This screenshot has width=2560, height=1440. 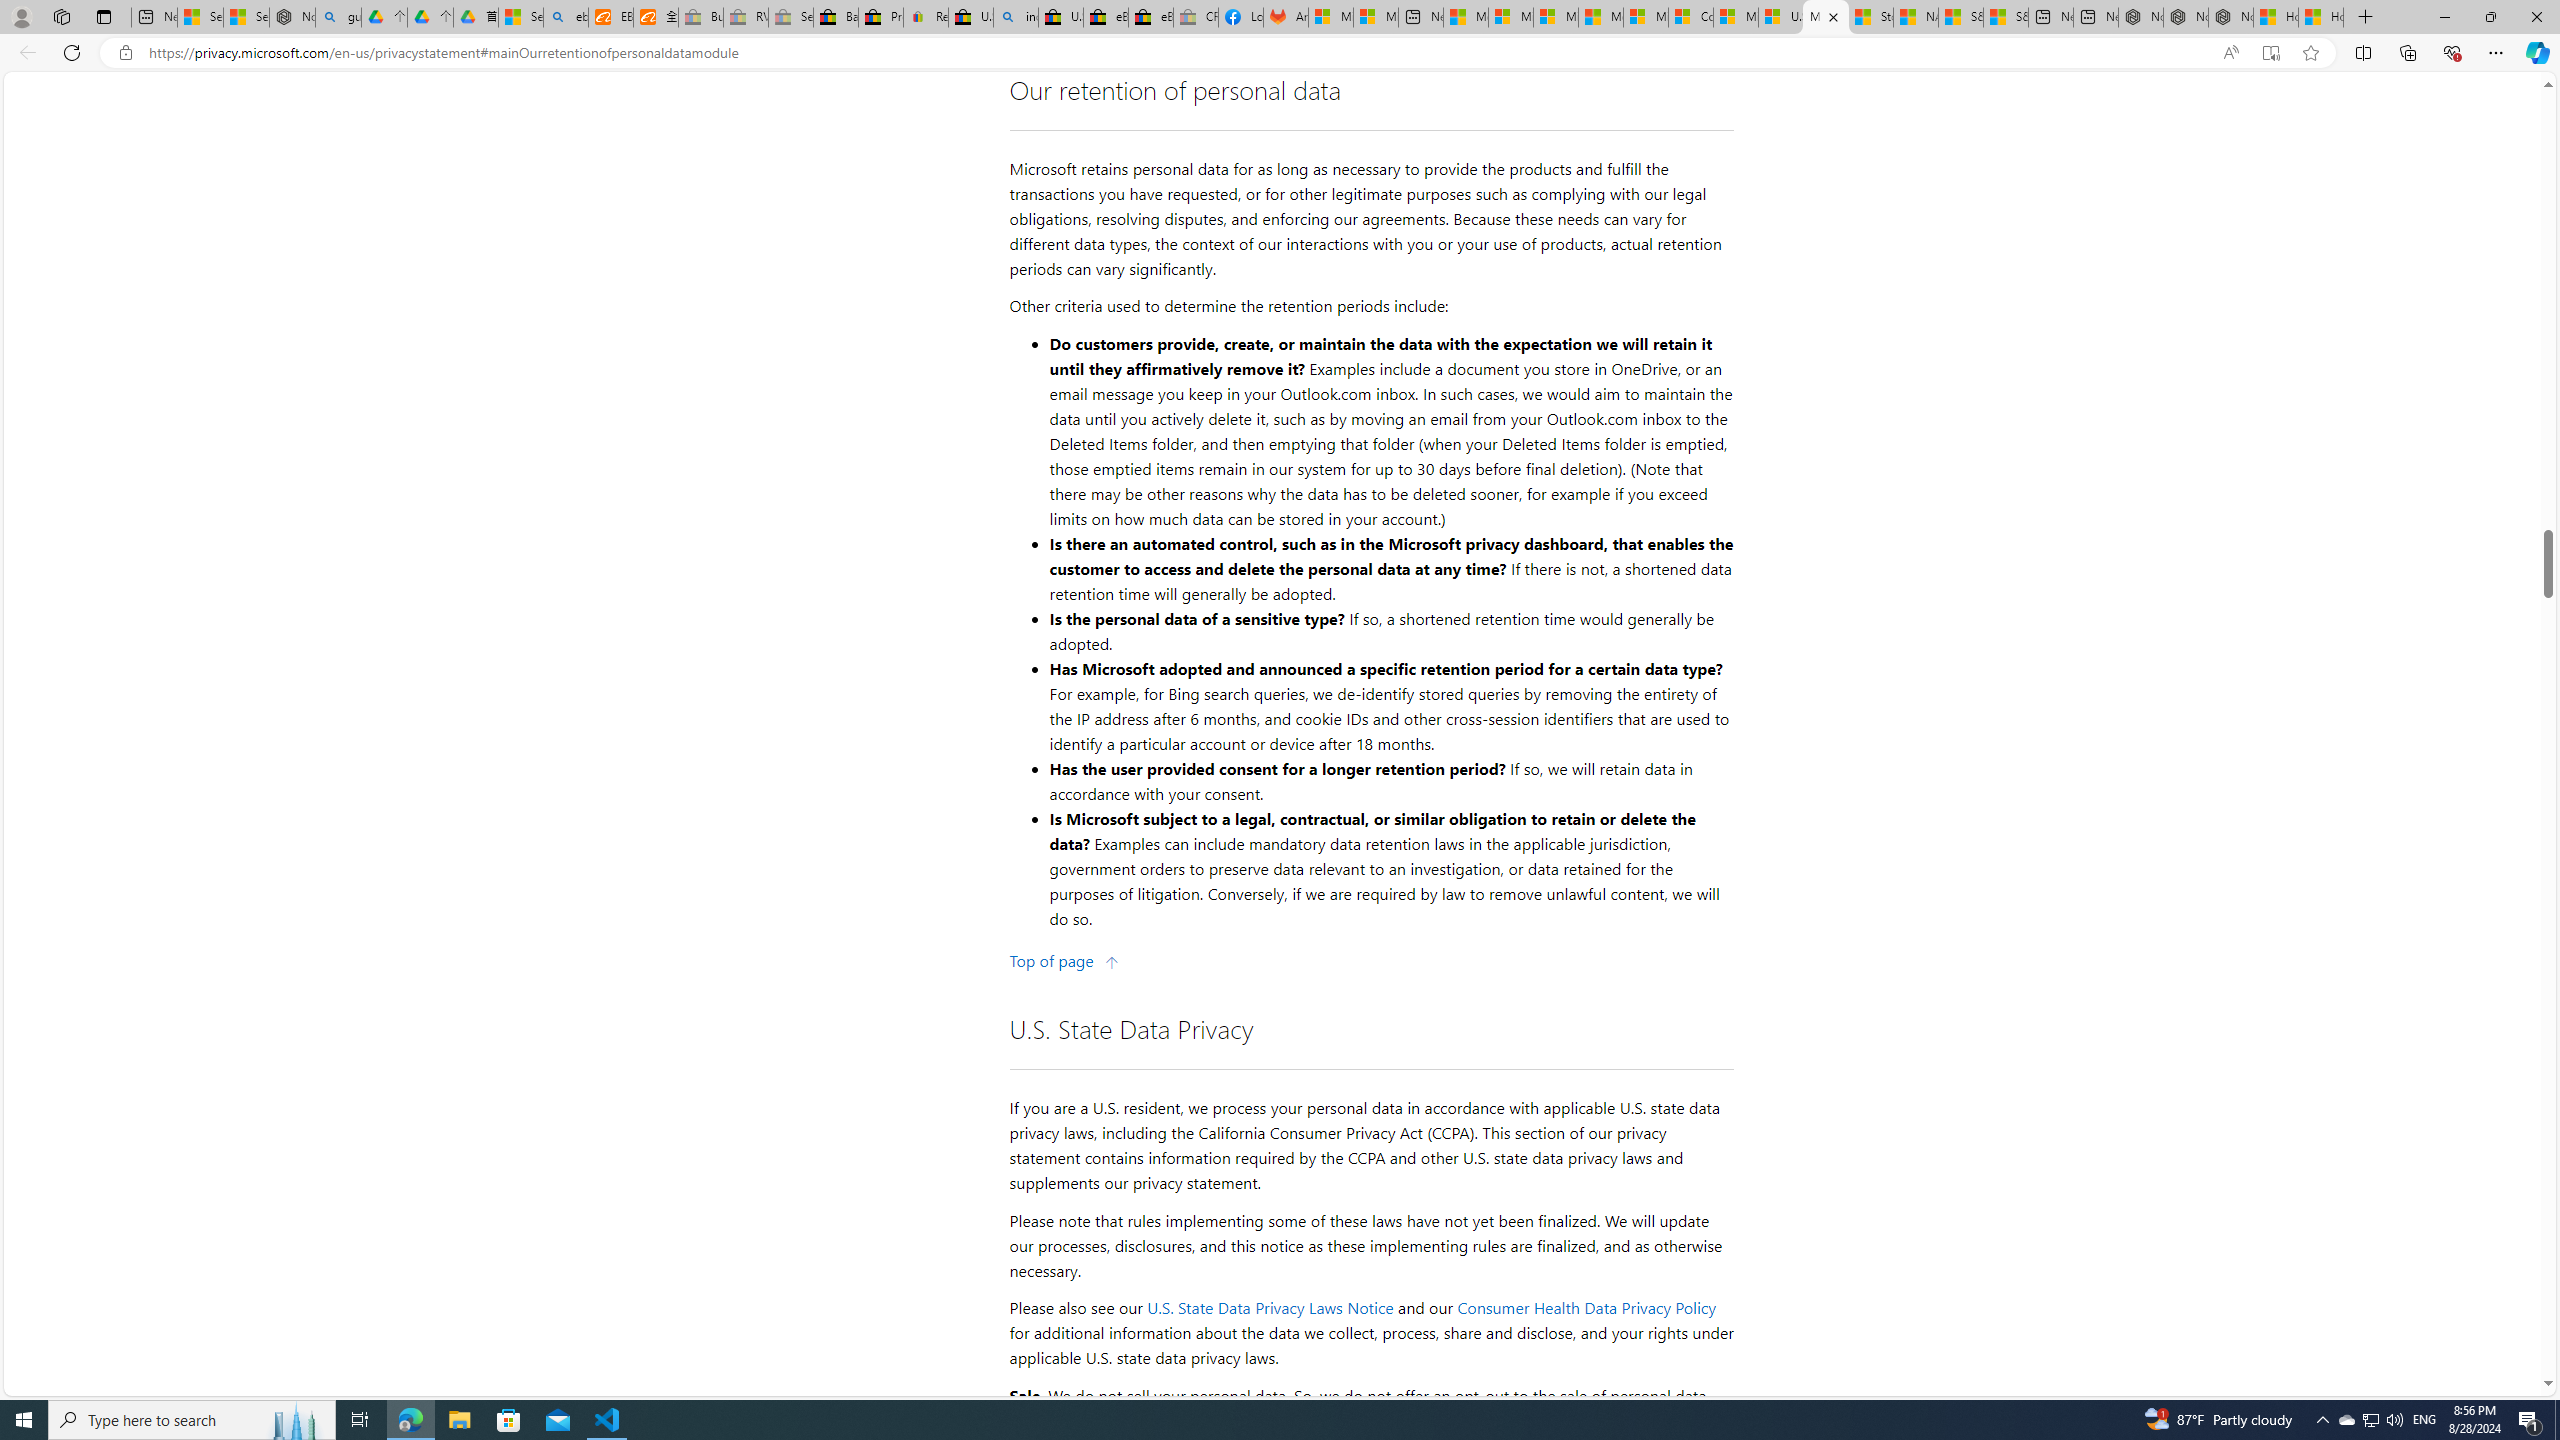 I want to click on 'Register: Create a personal eBay account', so click(x=925, y=16).